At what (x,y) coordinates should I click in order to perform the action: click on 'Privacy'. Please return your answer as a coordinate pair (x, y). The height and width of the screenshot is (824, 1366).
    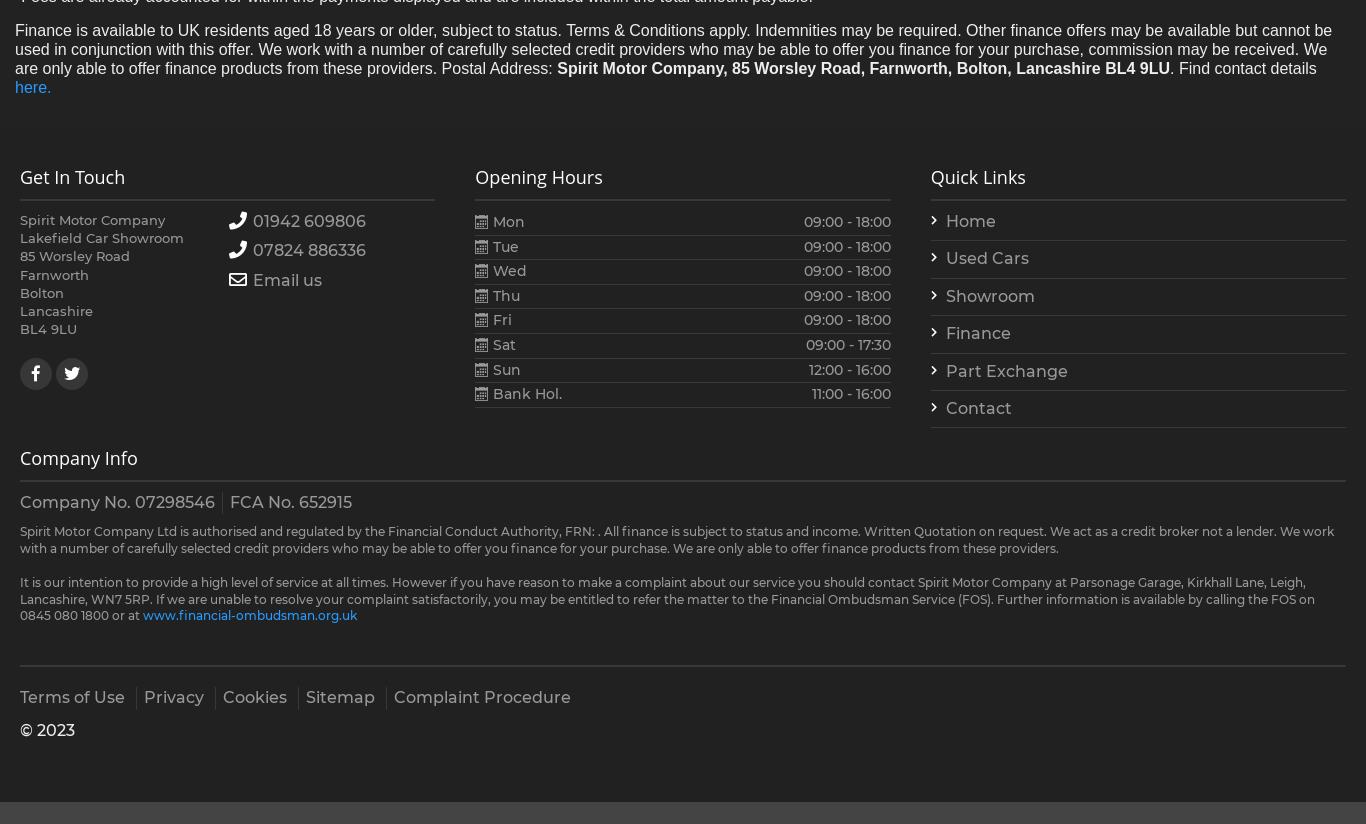
    Looking at the image, I should click on (173, 696).